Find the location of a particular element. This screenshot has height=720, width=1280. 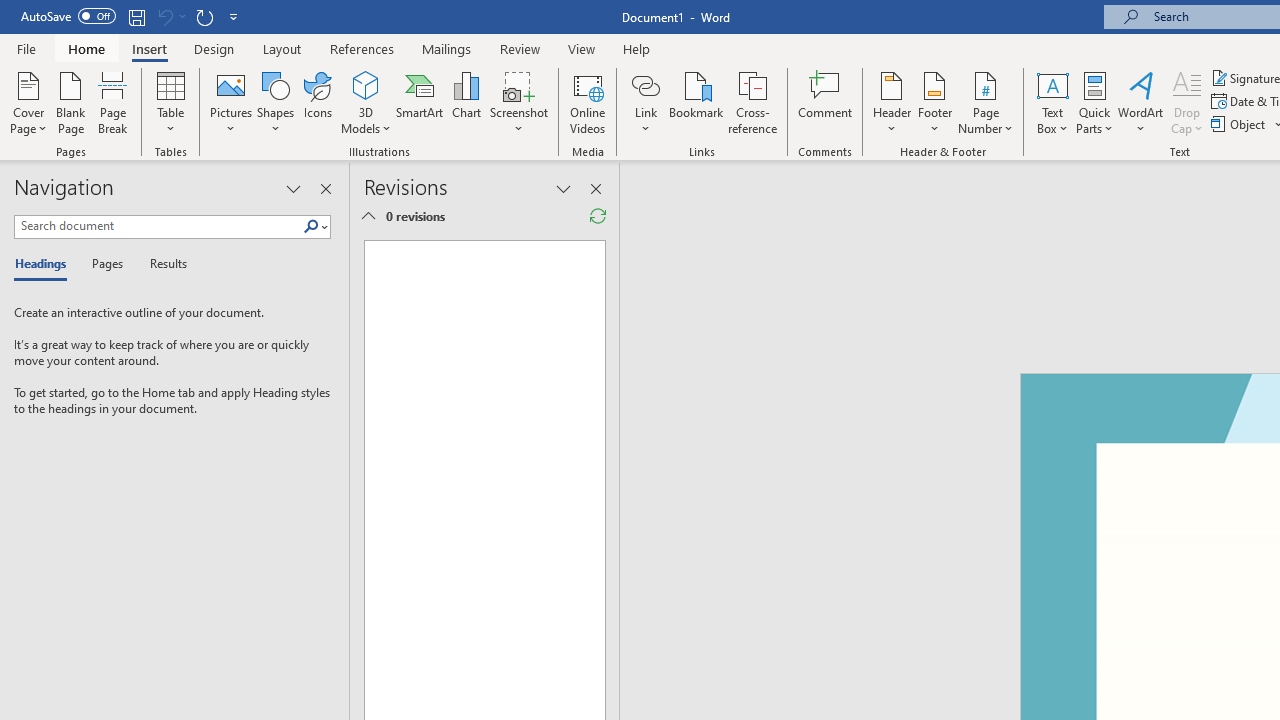

'Page Number' is located at coordinates (986, 103).